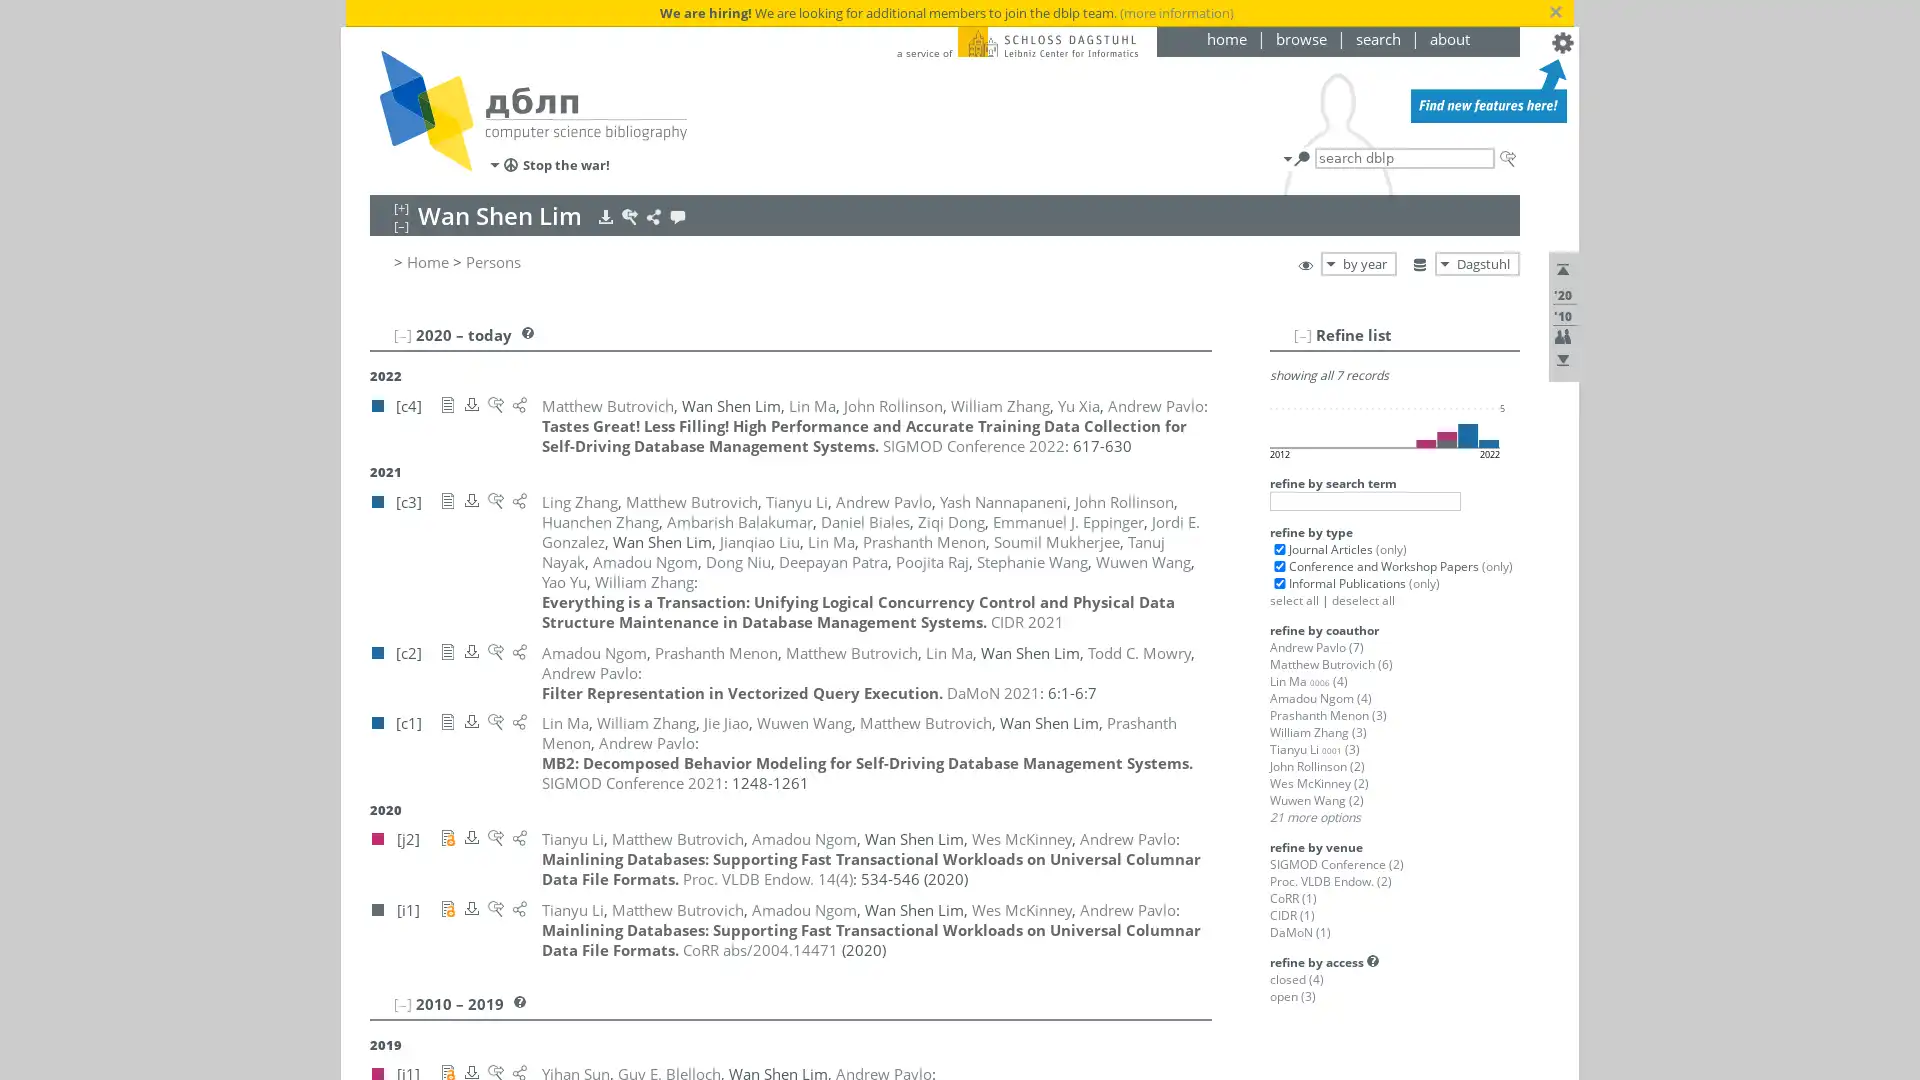 The width and height of the screenshot is (1920, 1080). What do you see at coordinates (1293, 897) in the screenshot?
I see `CoRR (1)` at bounding box center [1293, 897].